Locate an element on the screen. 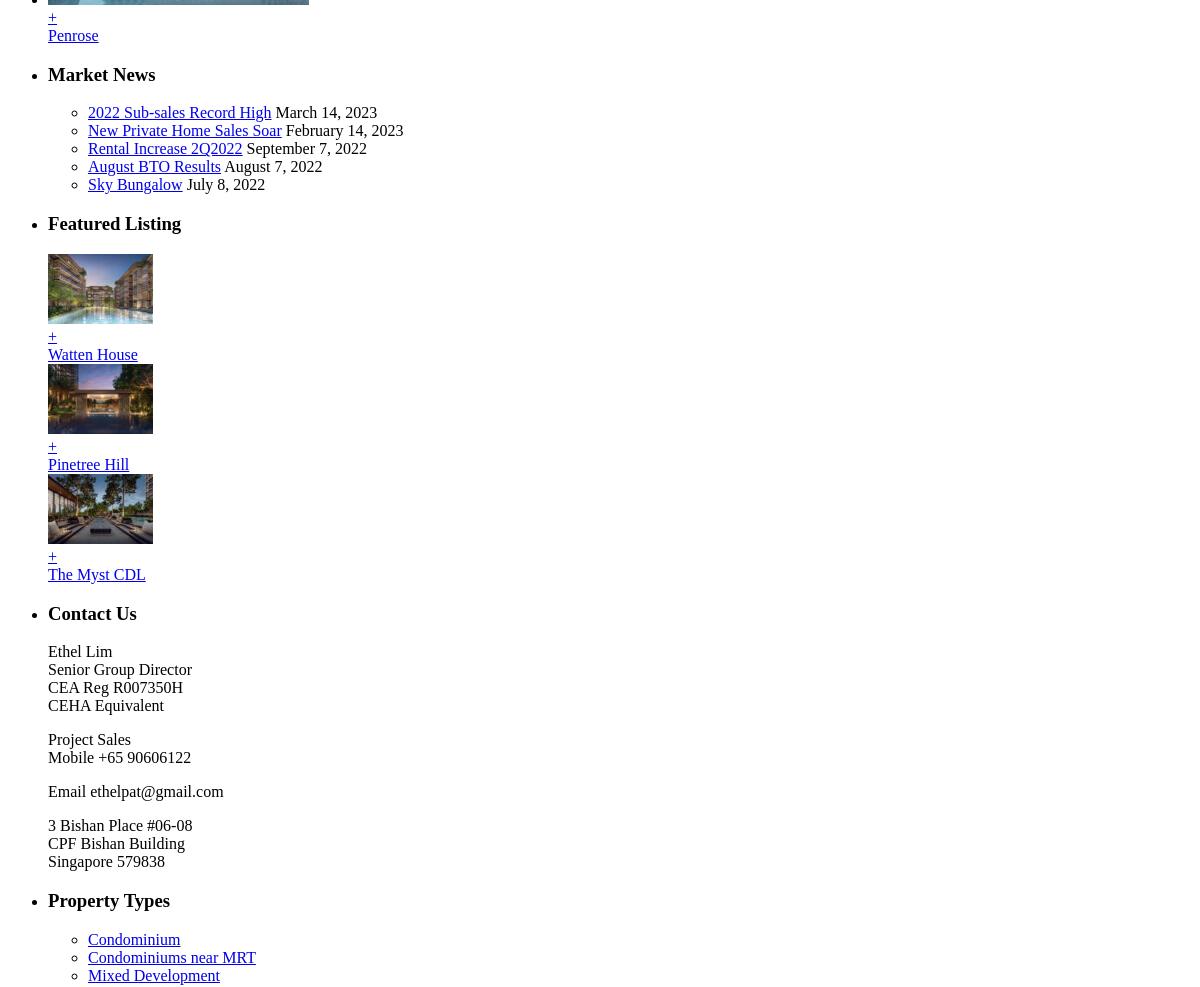 The image size is (1200, 987). 'CPF Bishan Building' is located at coordinates (116, 843).